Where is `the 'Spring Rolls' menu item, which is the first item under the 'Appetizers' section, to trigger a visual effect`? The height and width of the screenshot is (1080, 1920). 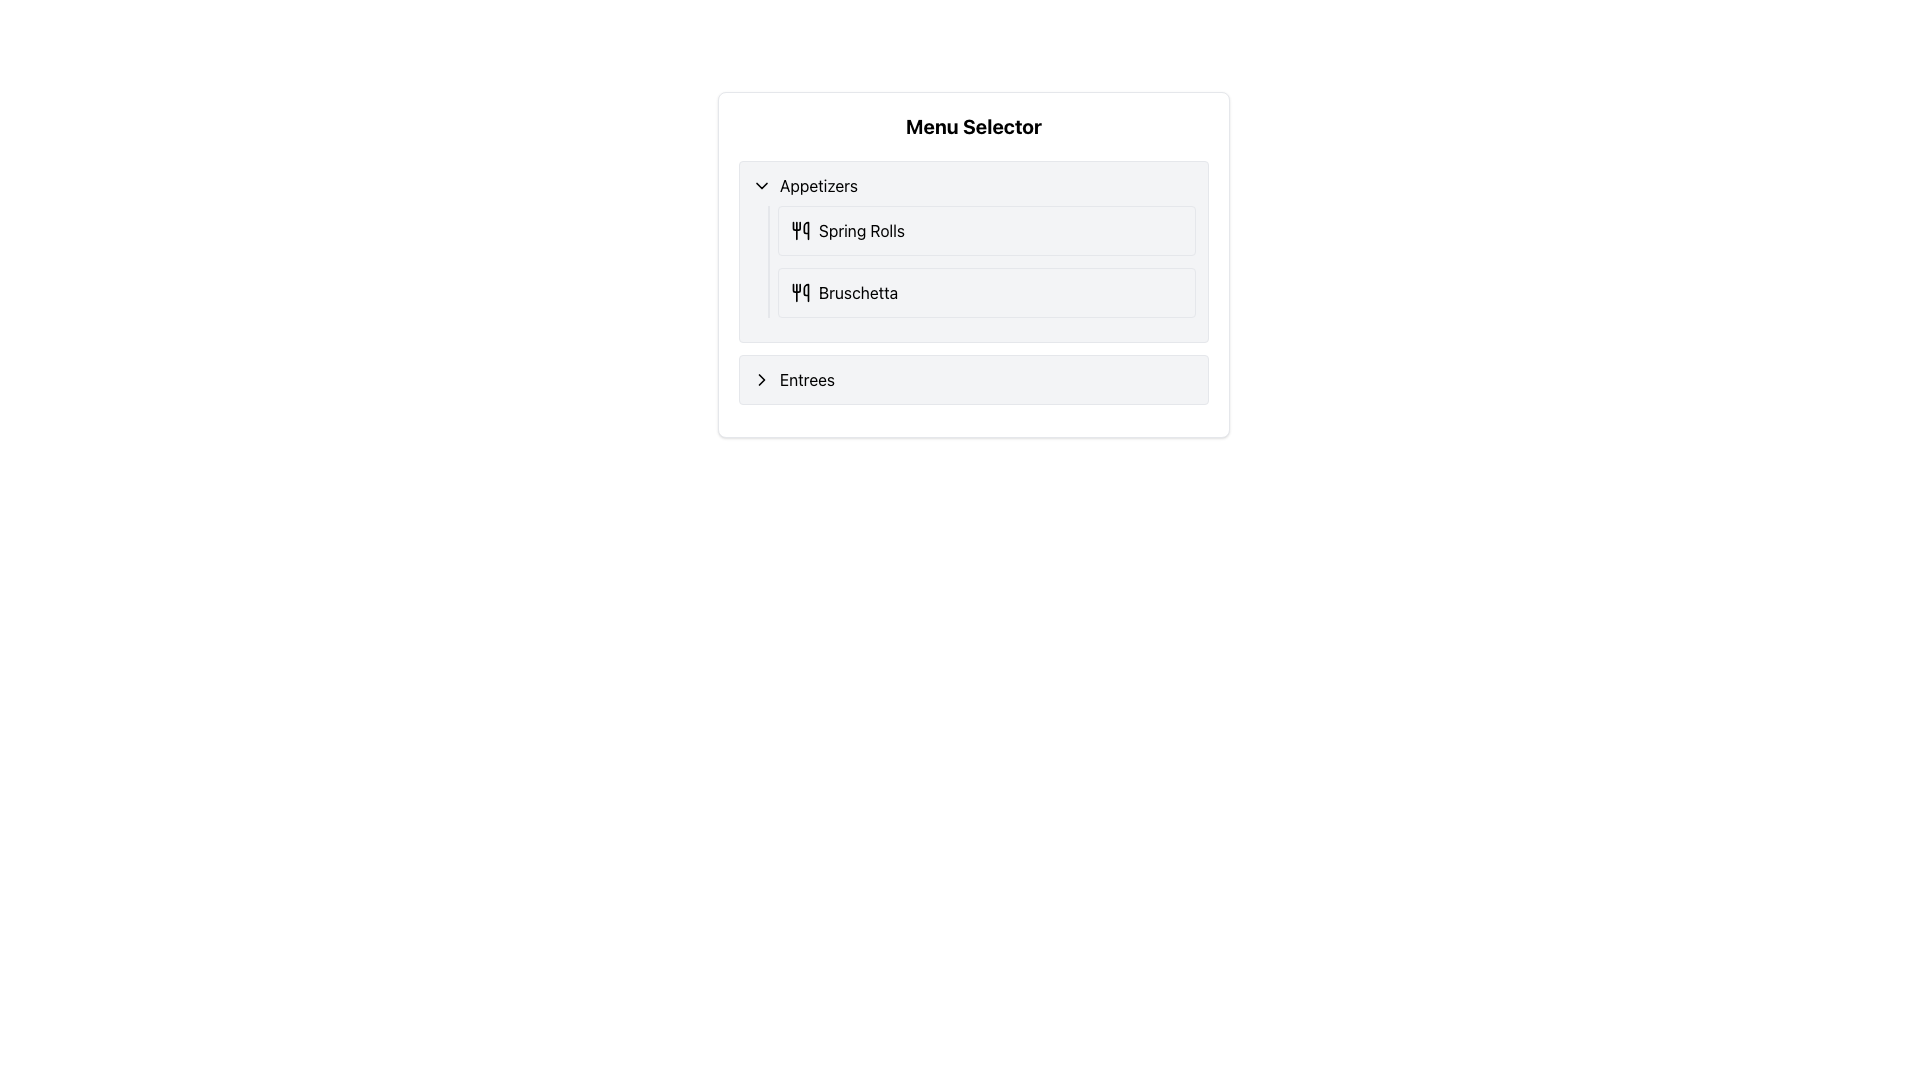
the 'Spring Rolls' menu item, which is the first item under the 'Appetizers' section, to trigger a visual effect is located at coordinates (987, 230).